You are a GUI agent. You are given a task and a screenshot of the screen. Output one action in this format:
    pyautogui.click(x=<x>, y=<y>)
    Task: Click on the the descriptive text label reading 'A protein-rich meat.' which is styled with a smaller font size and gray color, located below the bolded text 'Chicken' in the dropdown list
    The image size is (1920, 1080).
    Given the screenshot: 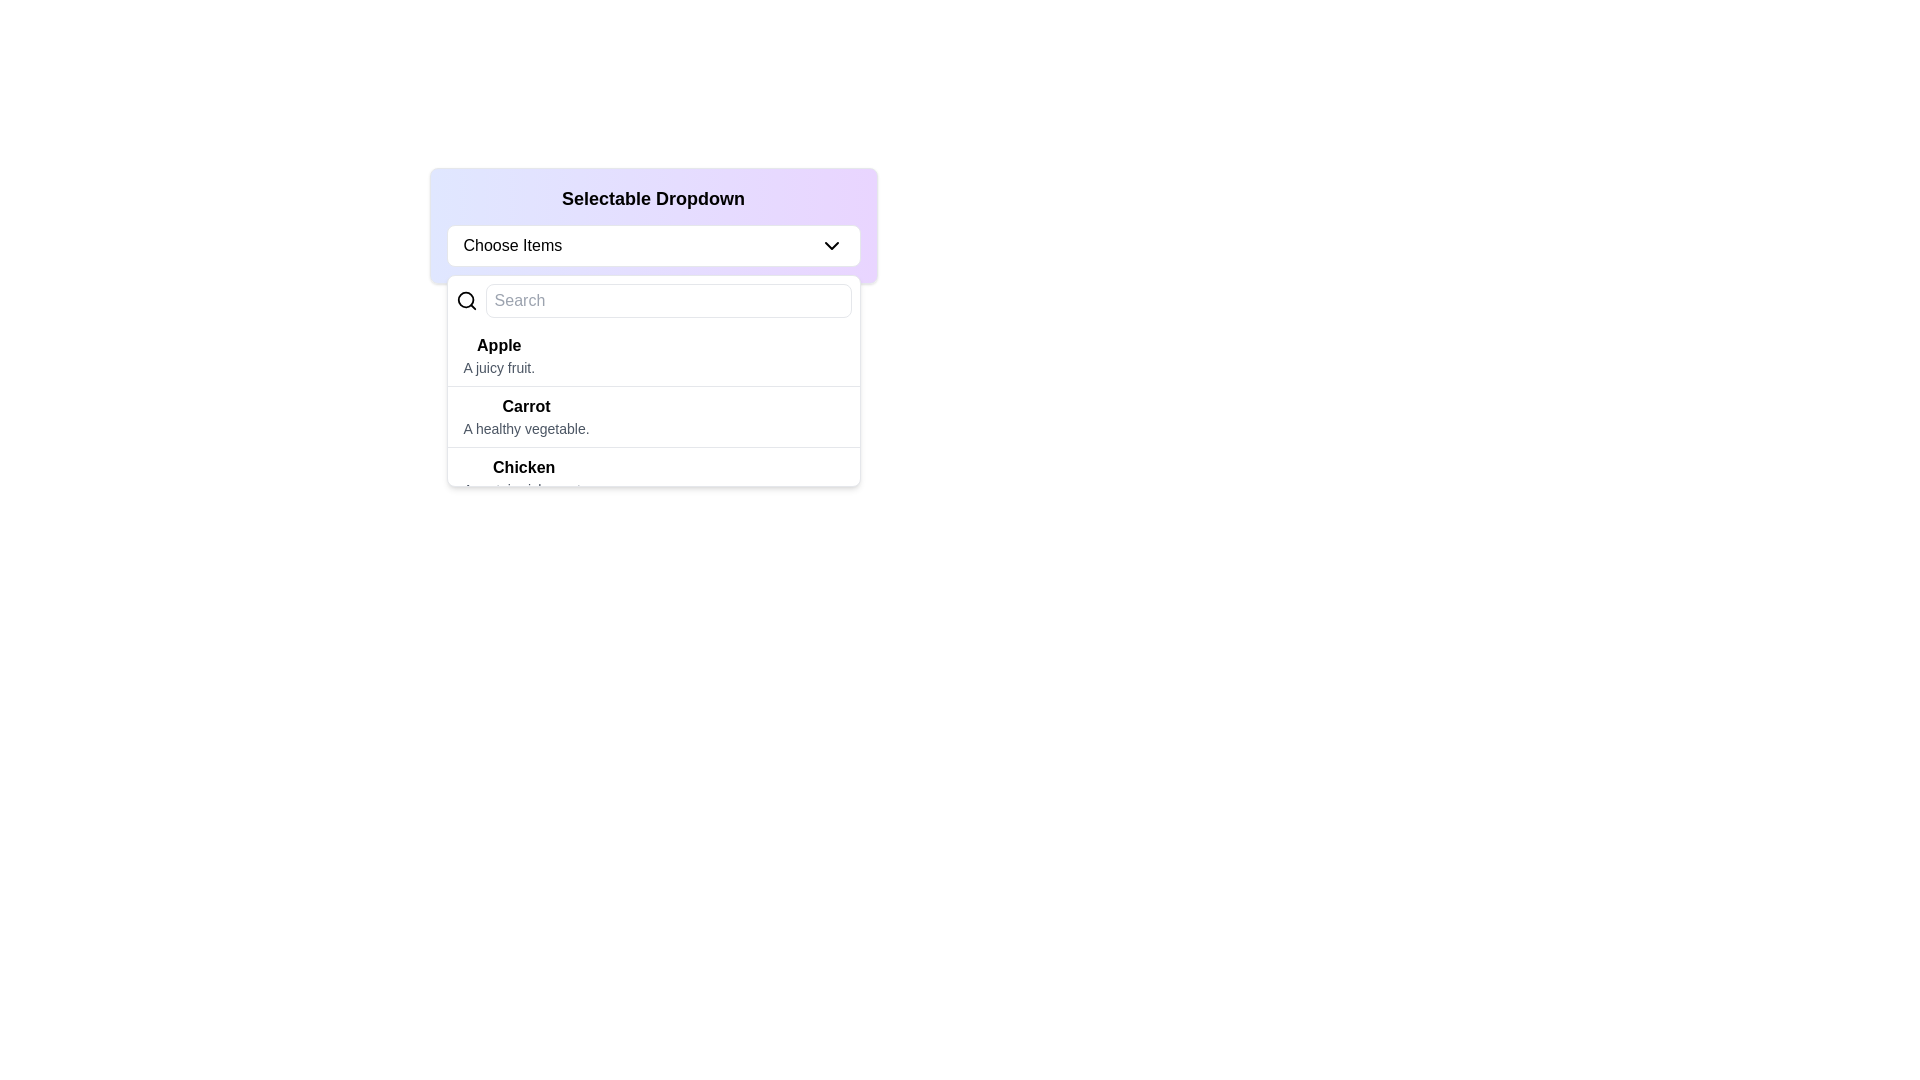 What is the action you would take?
    pyautogui.click(x=524, y=489)
    